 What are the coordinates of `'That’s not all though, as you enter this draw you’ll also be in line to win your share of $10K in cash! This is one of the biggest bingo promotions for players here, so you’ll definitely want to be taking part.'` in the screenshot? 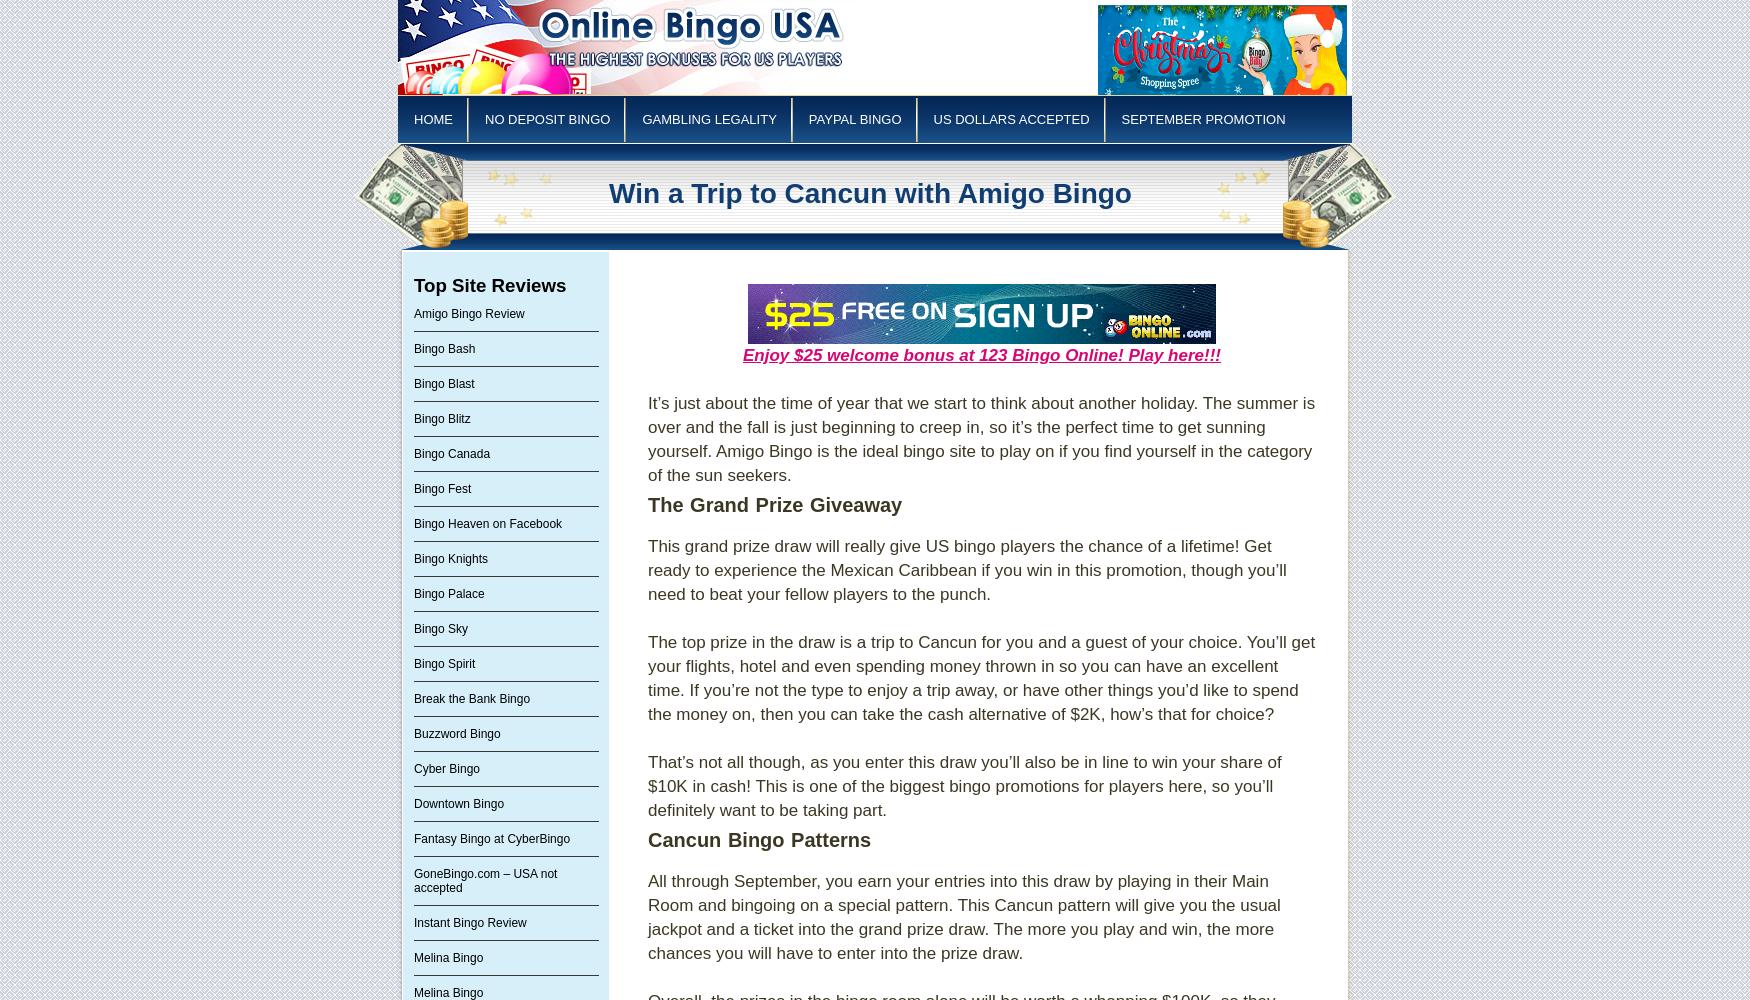 It's located at (964, 786).